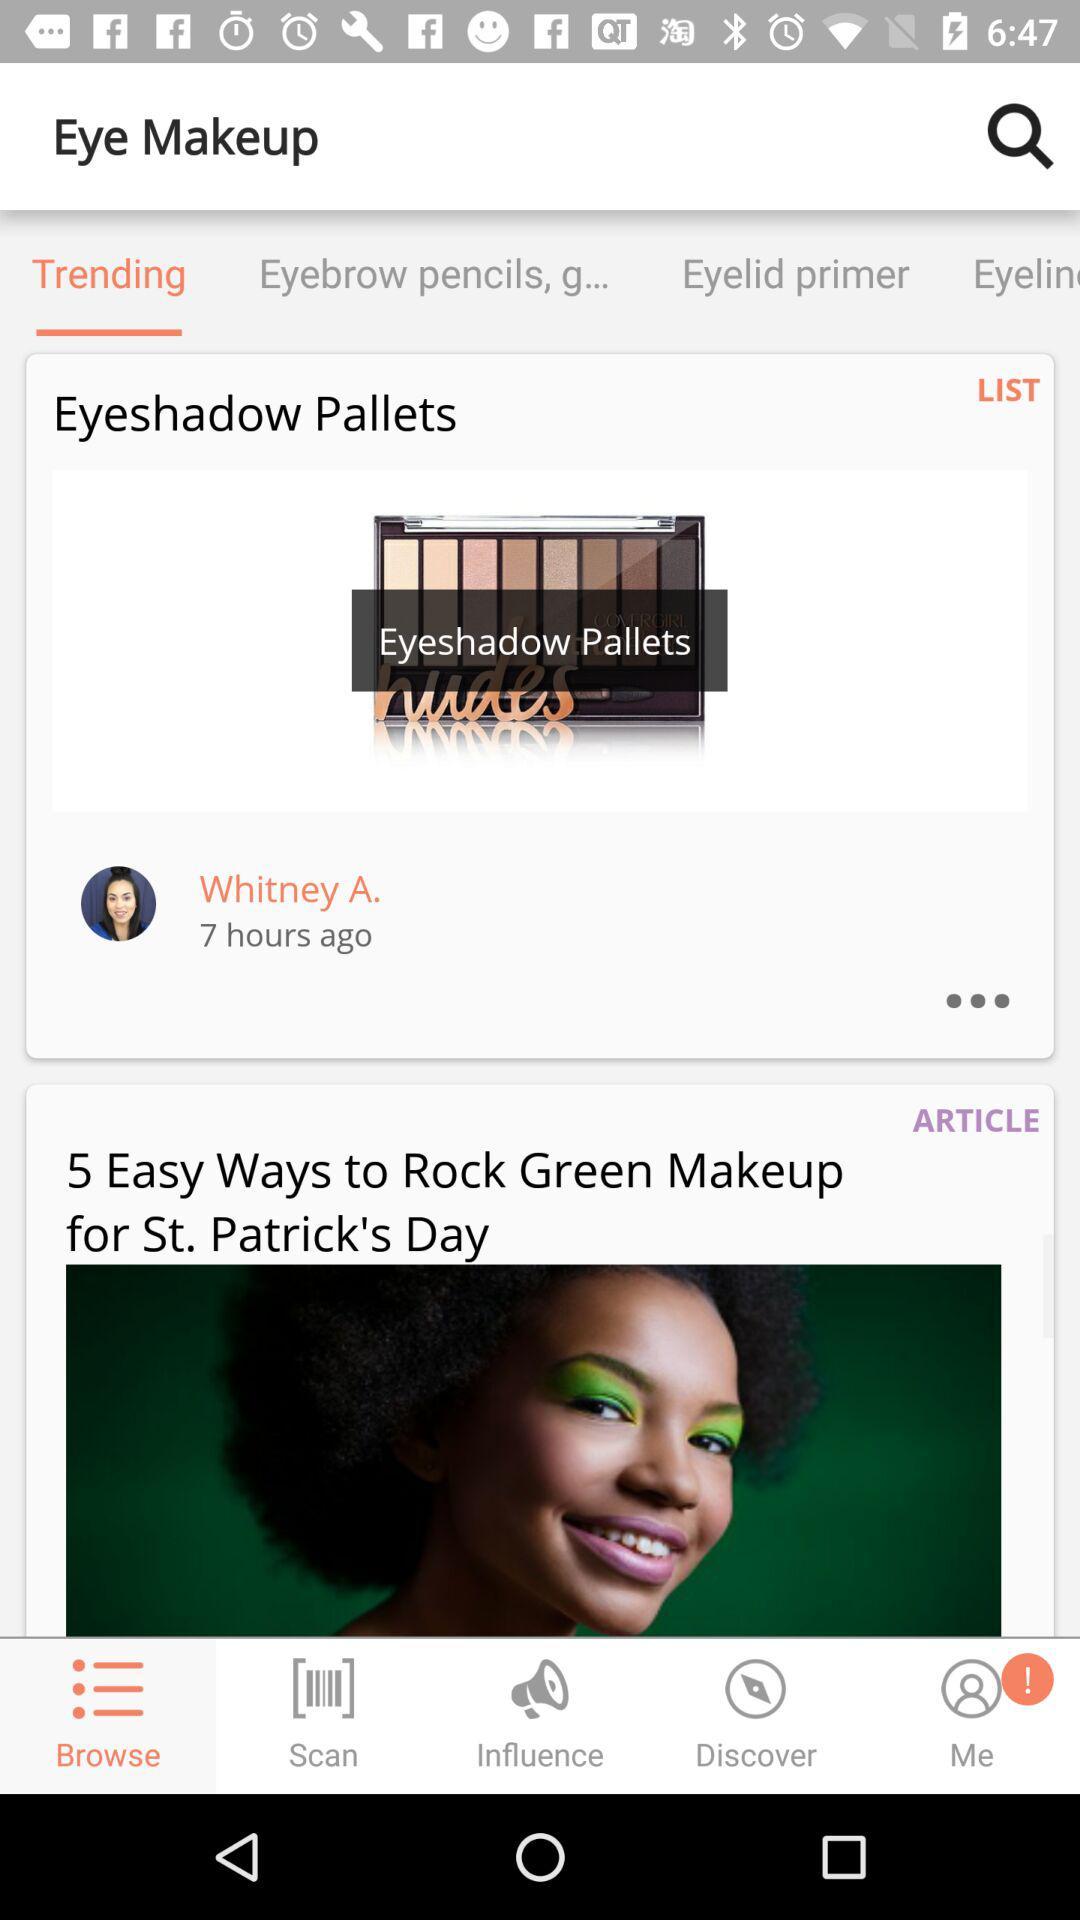 The image size is (1080, 1920). What do you see at coordinates (433, 272) in the screenshot?
I see `eyebrow pencils gels` at bounding box center [433, 272].